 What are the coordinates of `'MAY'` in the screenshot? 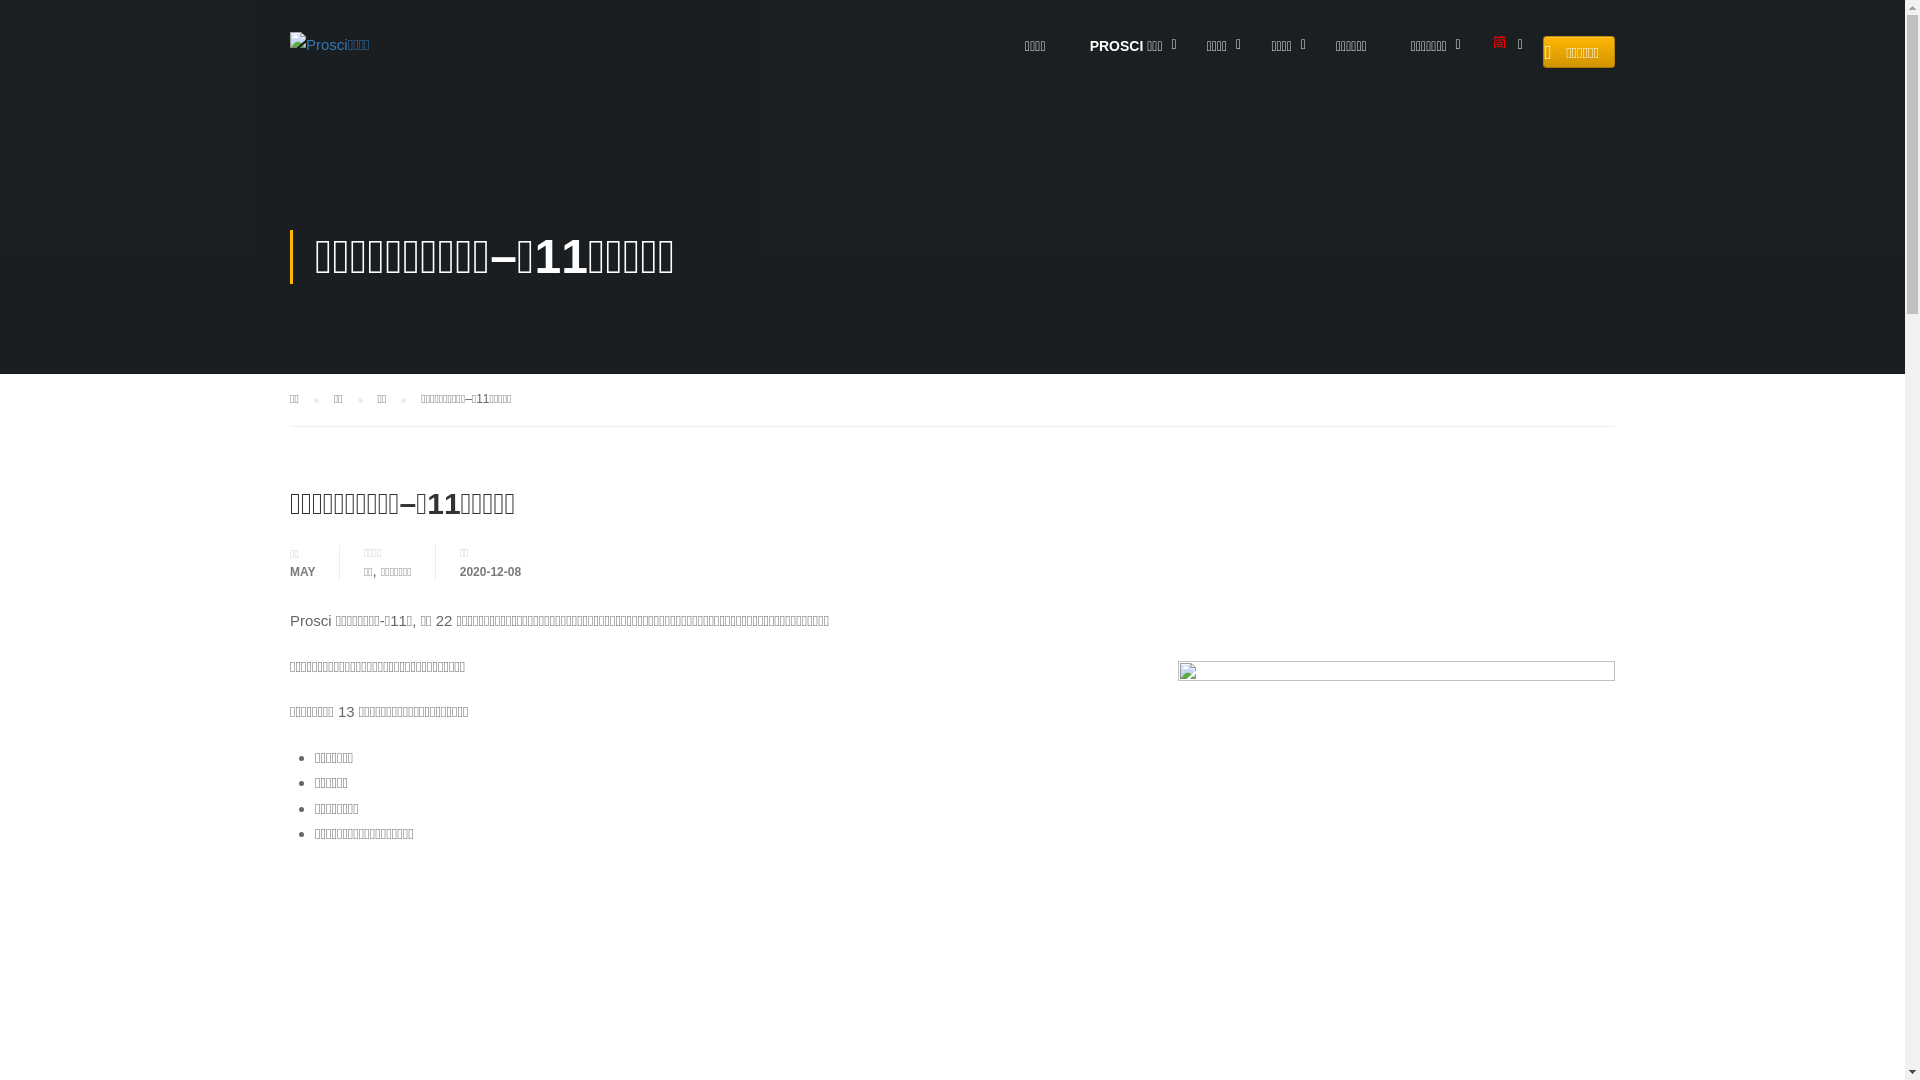 It's located at (301, 570).